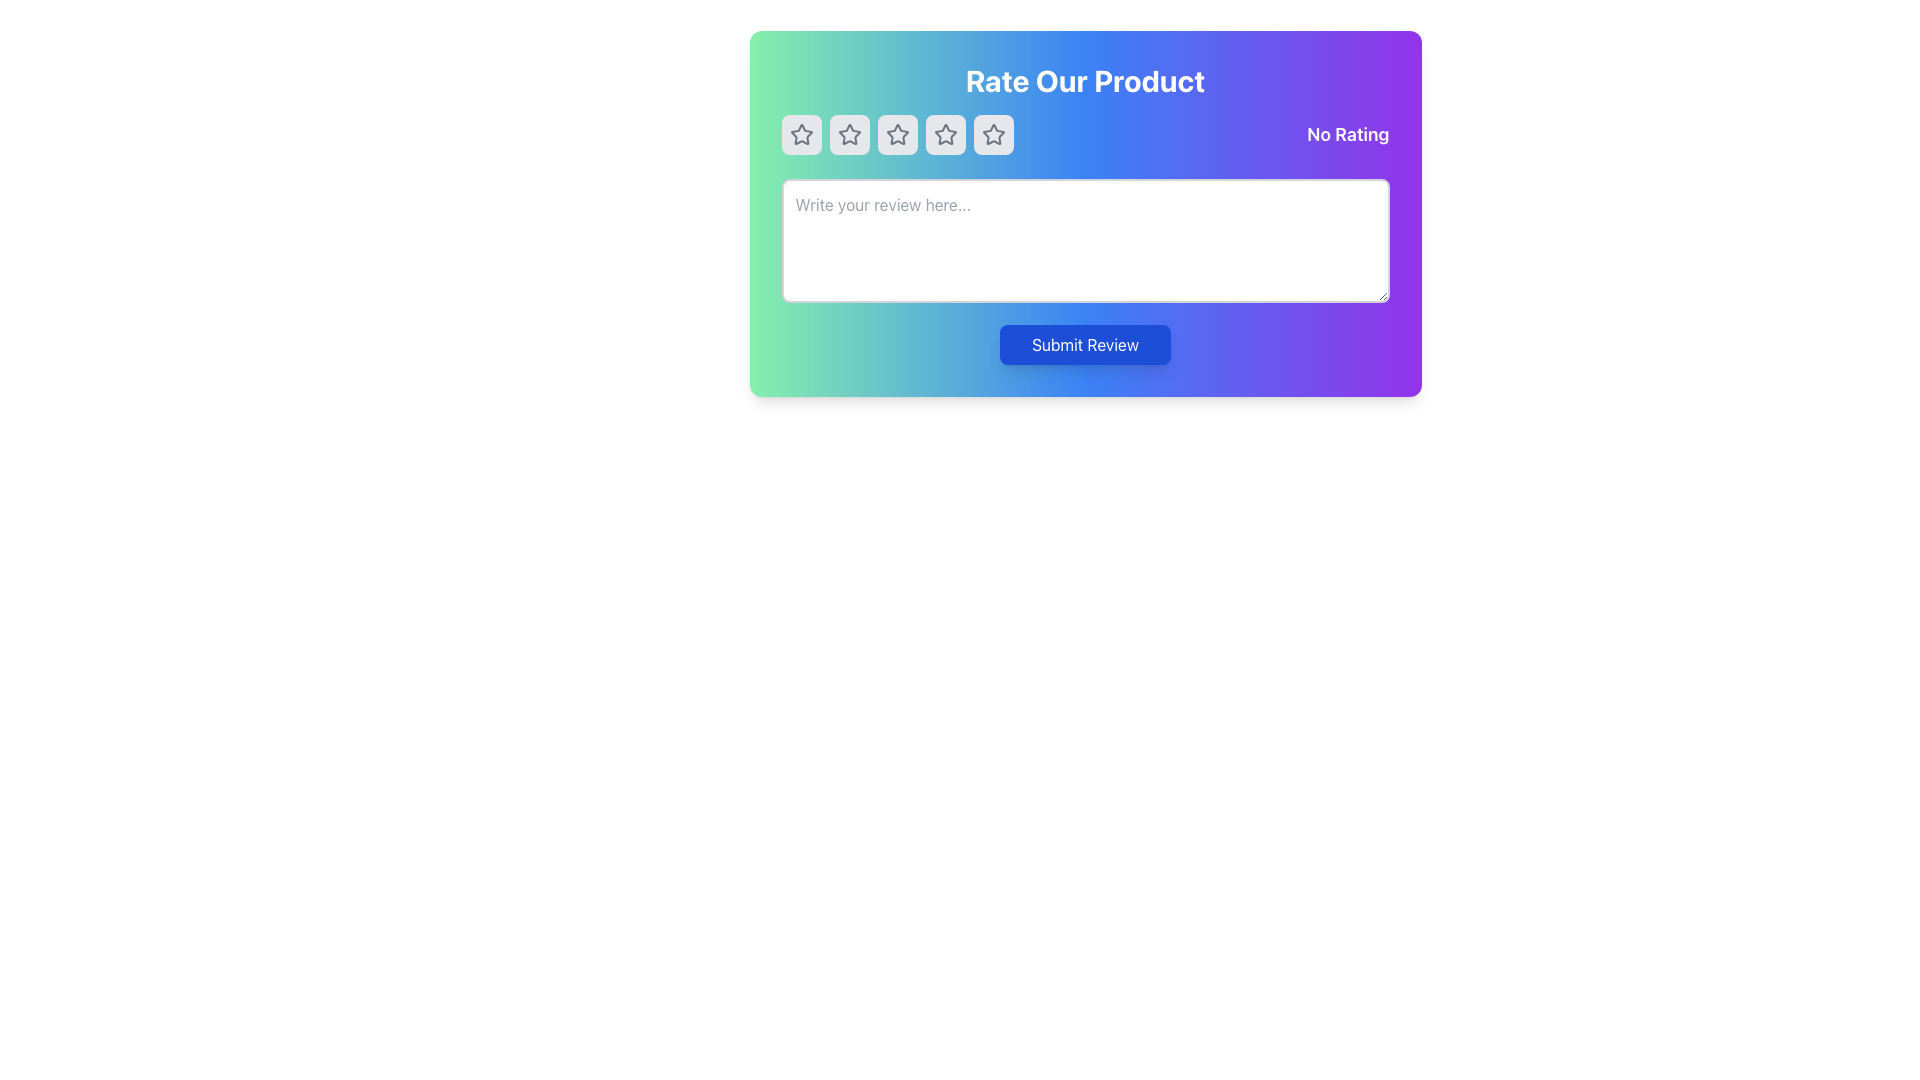  I want to click on the star icon button, so click(944, 135).